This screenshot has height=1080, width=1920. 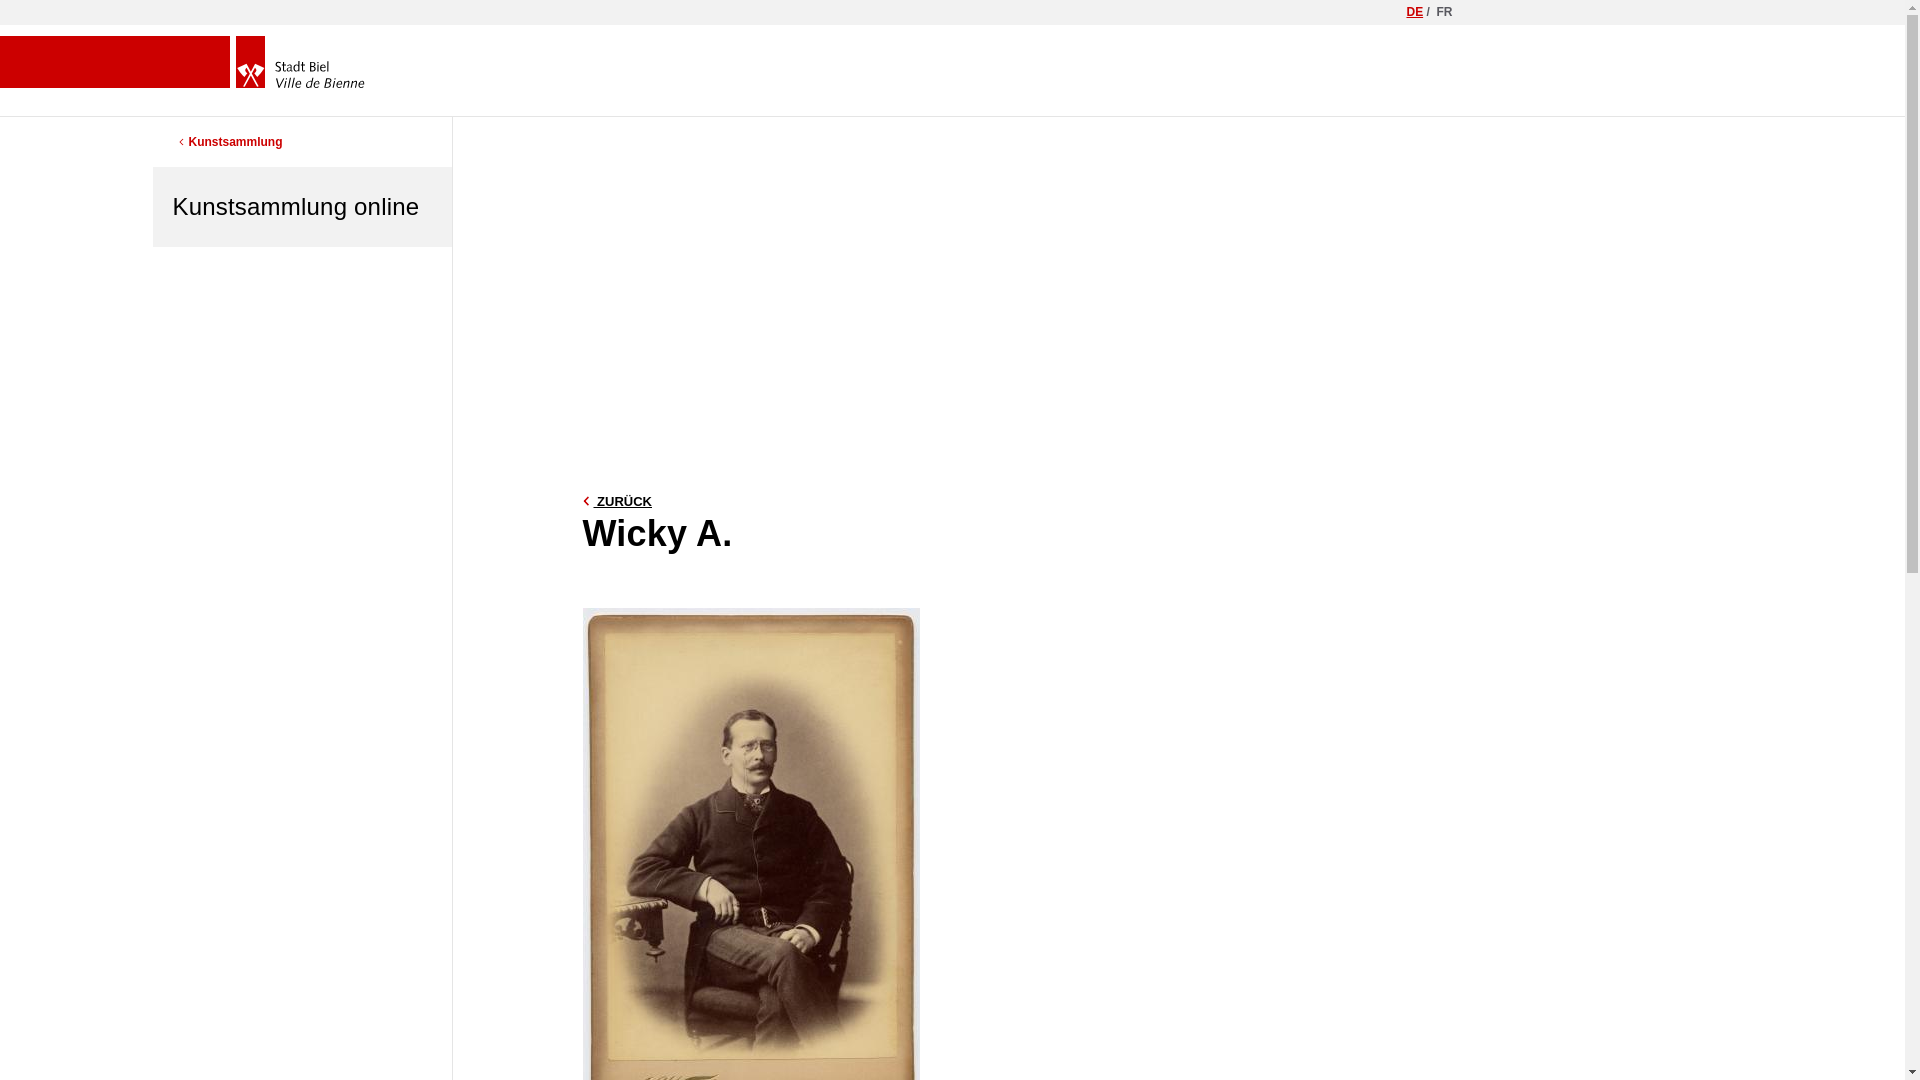 What do you see at coordinates (226, 141) in the screenshot?
I see `'Kunstsammlung'` at bounding box center [226, 141].